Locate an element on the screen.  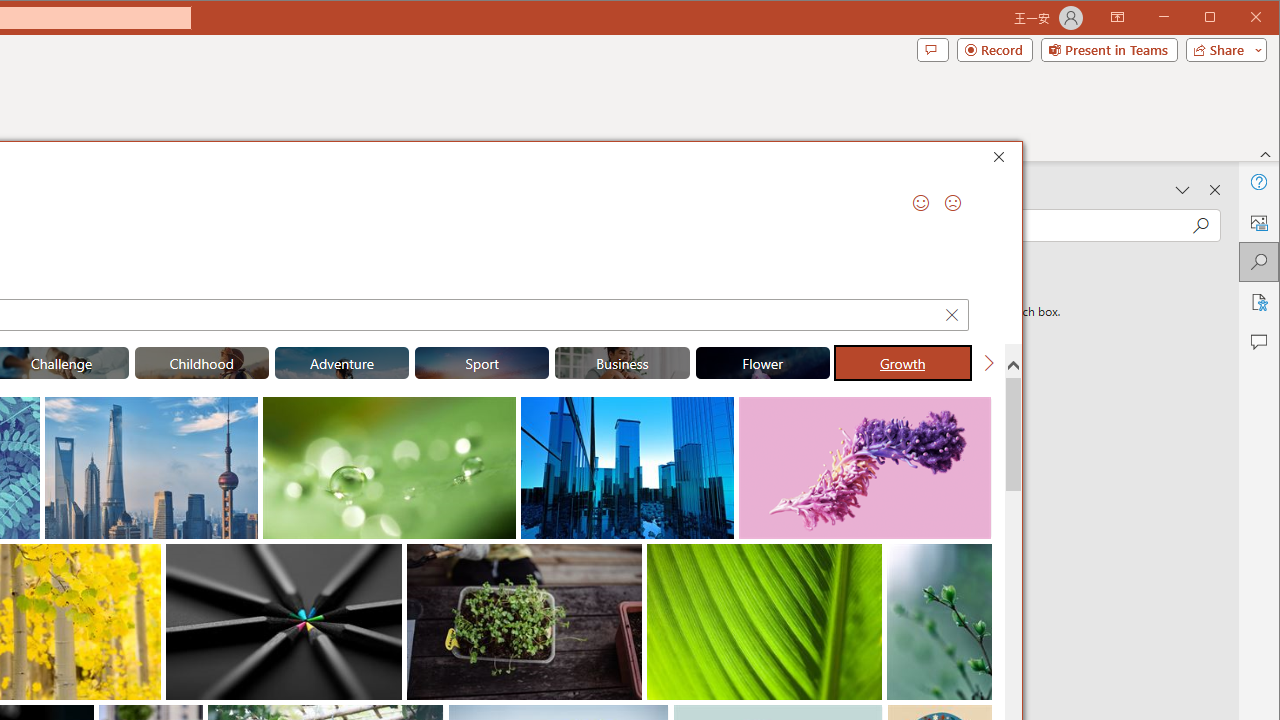
'"Childhood" Stock Images.' is located at coordinates (201, 362).